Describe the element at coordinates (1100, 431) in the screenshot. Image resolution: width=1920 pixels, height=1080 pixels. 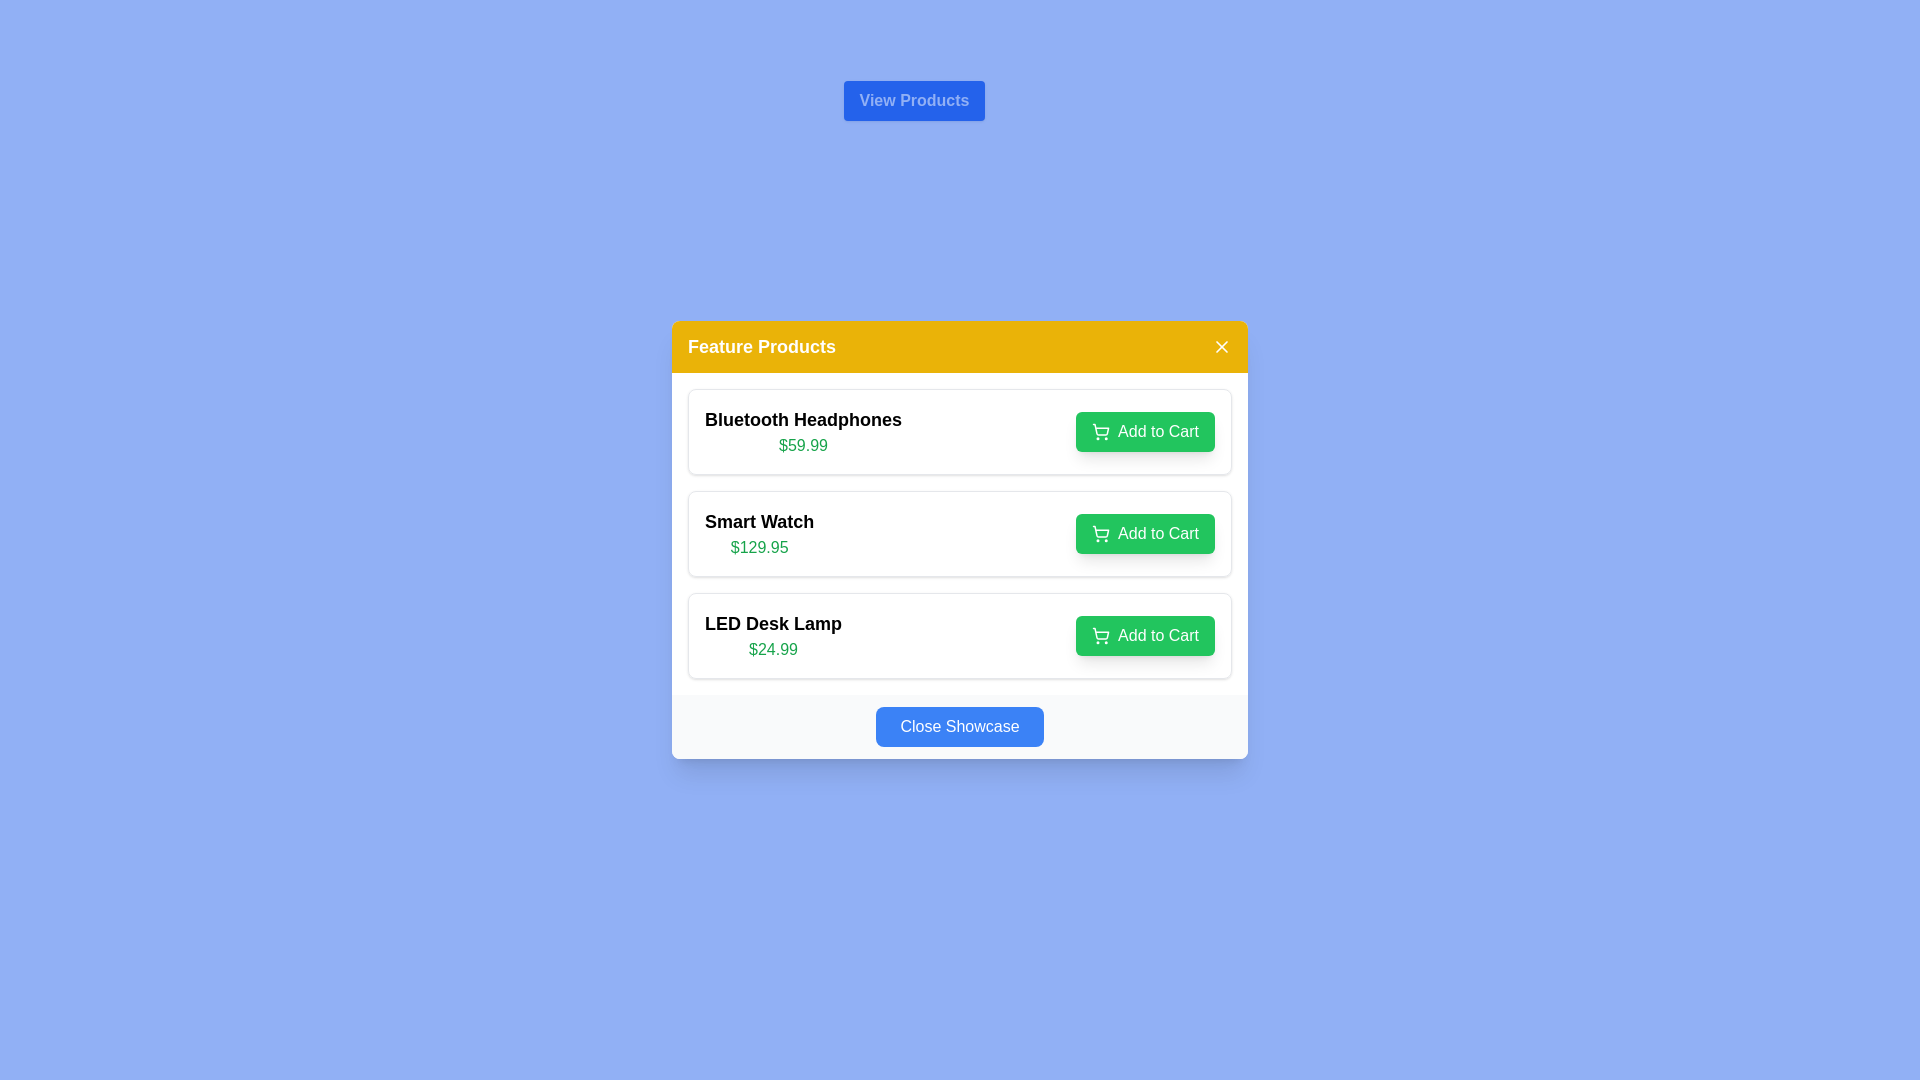
I see `the shopping cart icon, which is part of the 'Add to Cart' button for the first product 'Bluetooth Headphones' in the 'Feature Products' section` at that location.